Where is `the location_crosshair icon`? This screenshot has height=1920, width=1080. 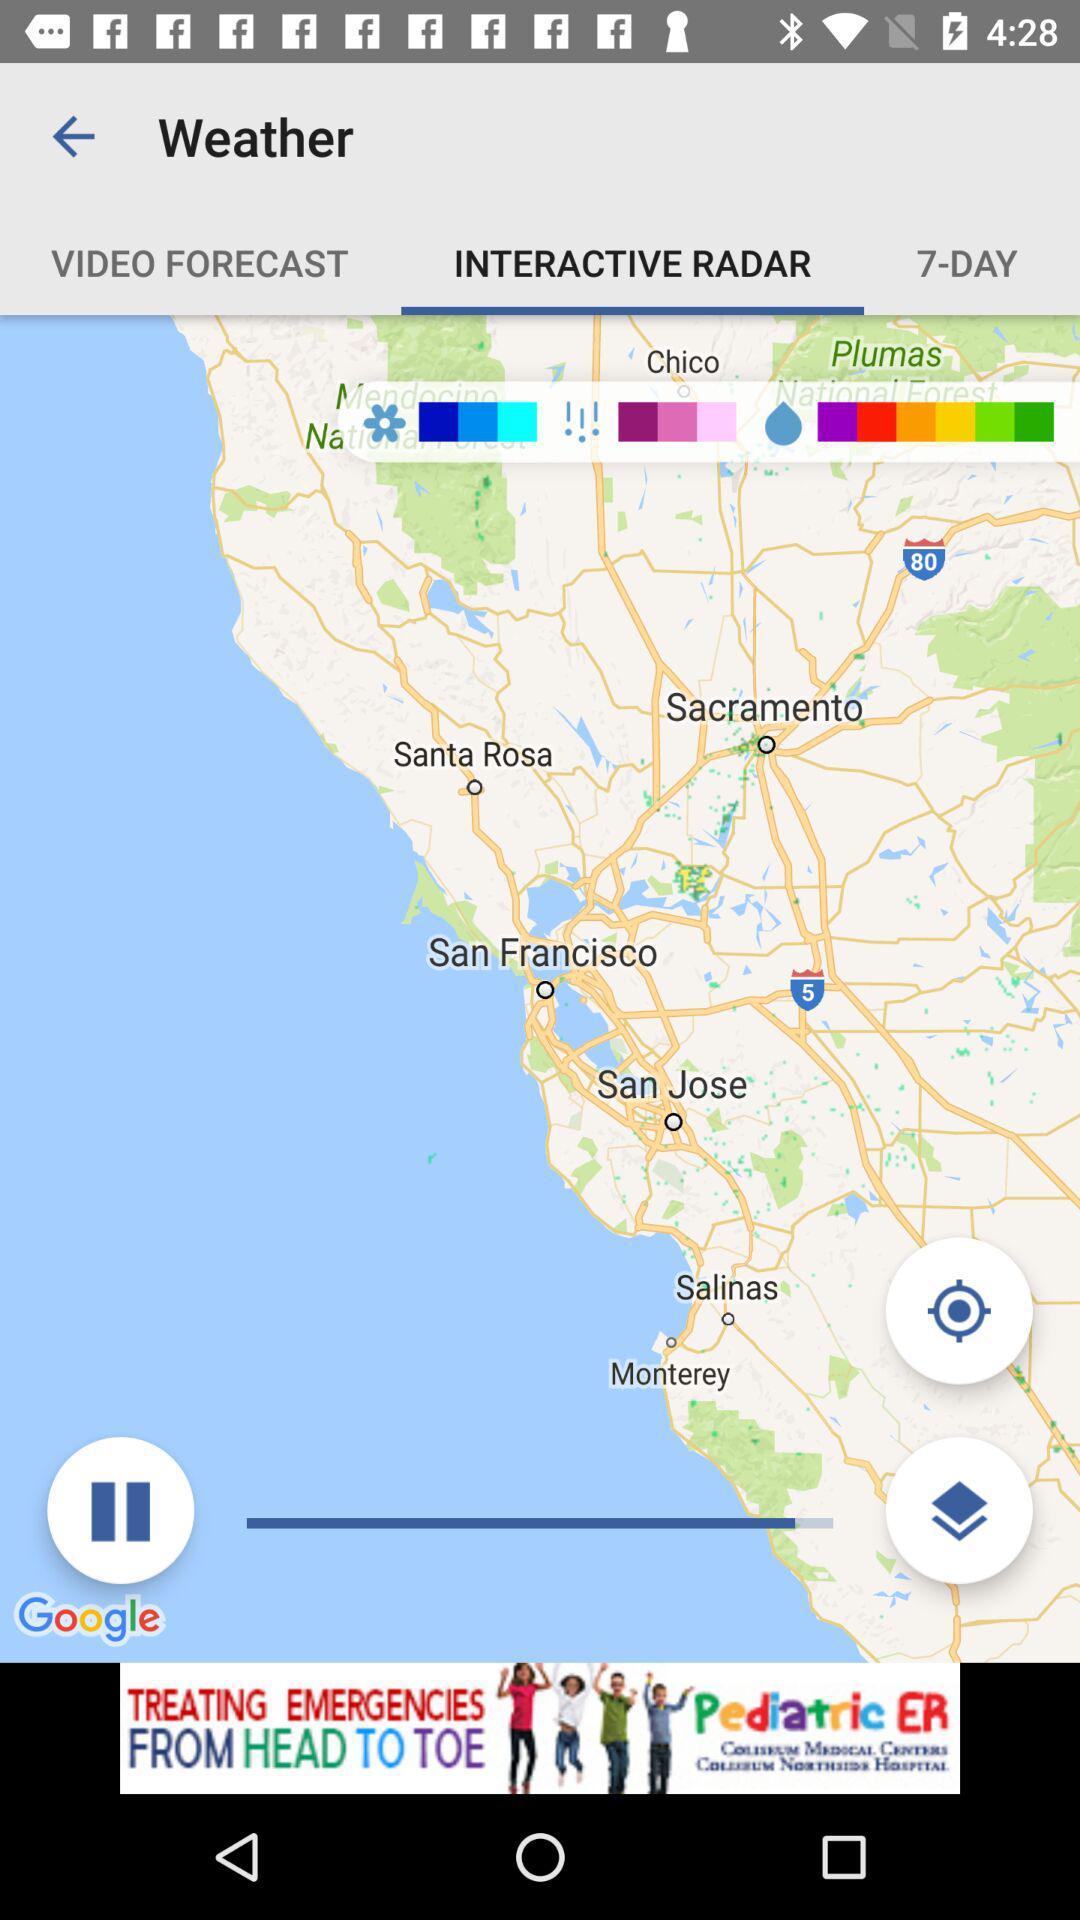 the location_crosshair icon is located at coordinates (958, 1310).